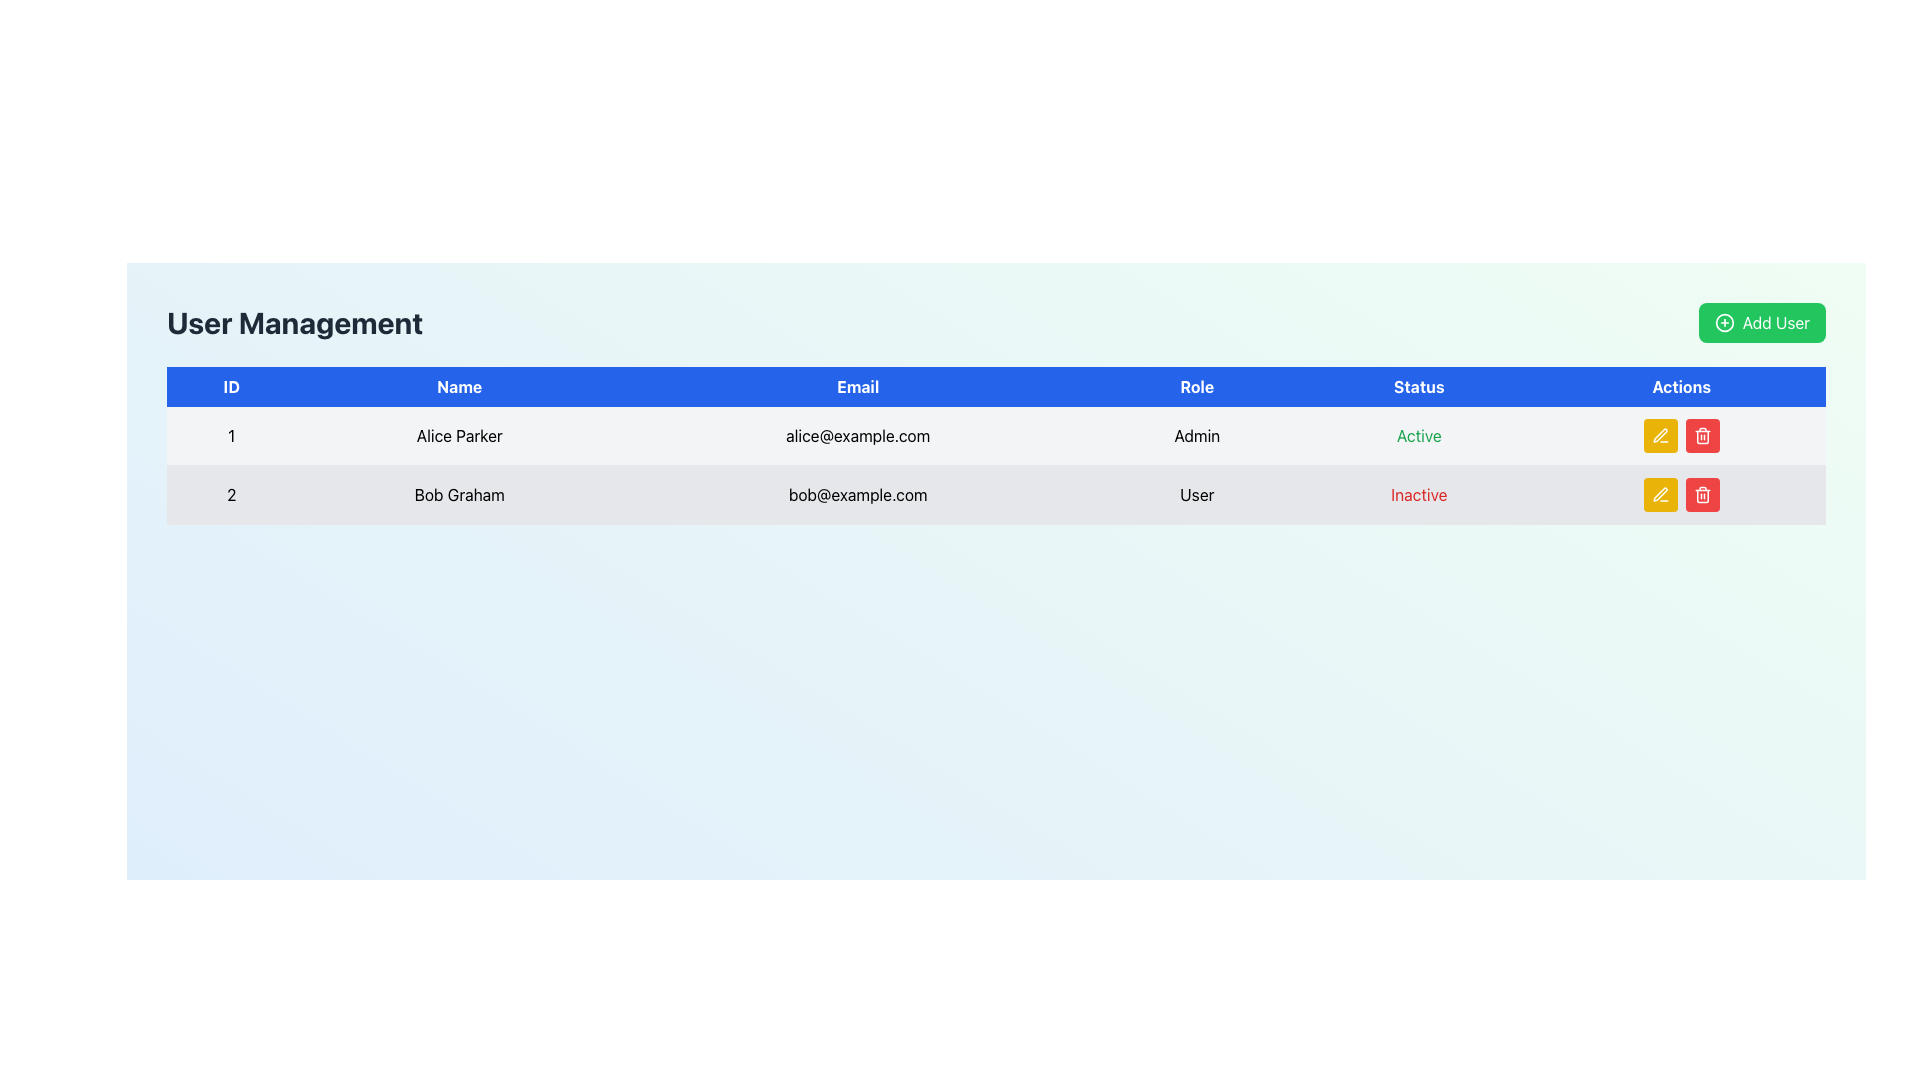  I want to click on the edit icon button located in the 'Actions' column of the second row for the user 'Bob Graham' to initiate the editing action, so click(1660, 494).